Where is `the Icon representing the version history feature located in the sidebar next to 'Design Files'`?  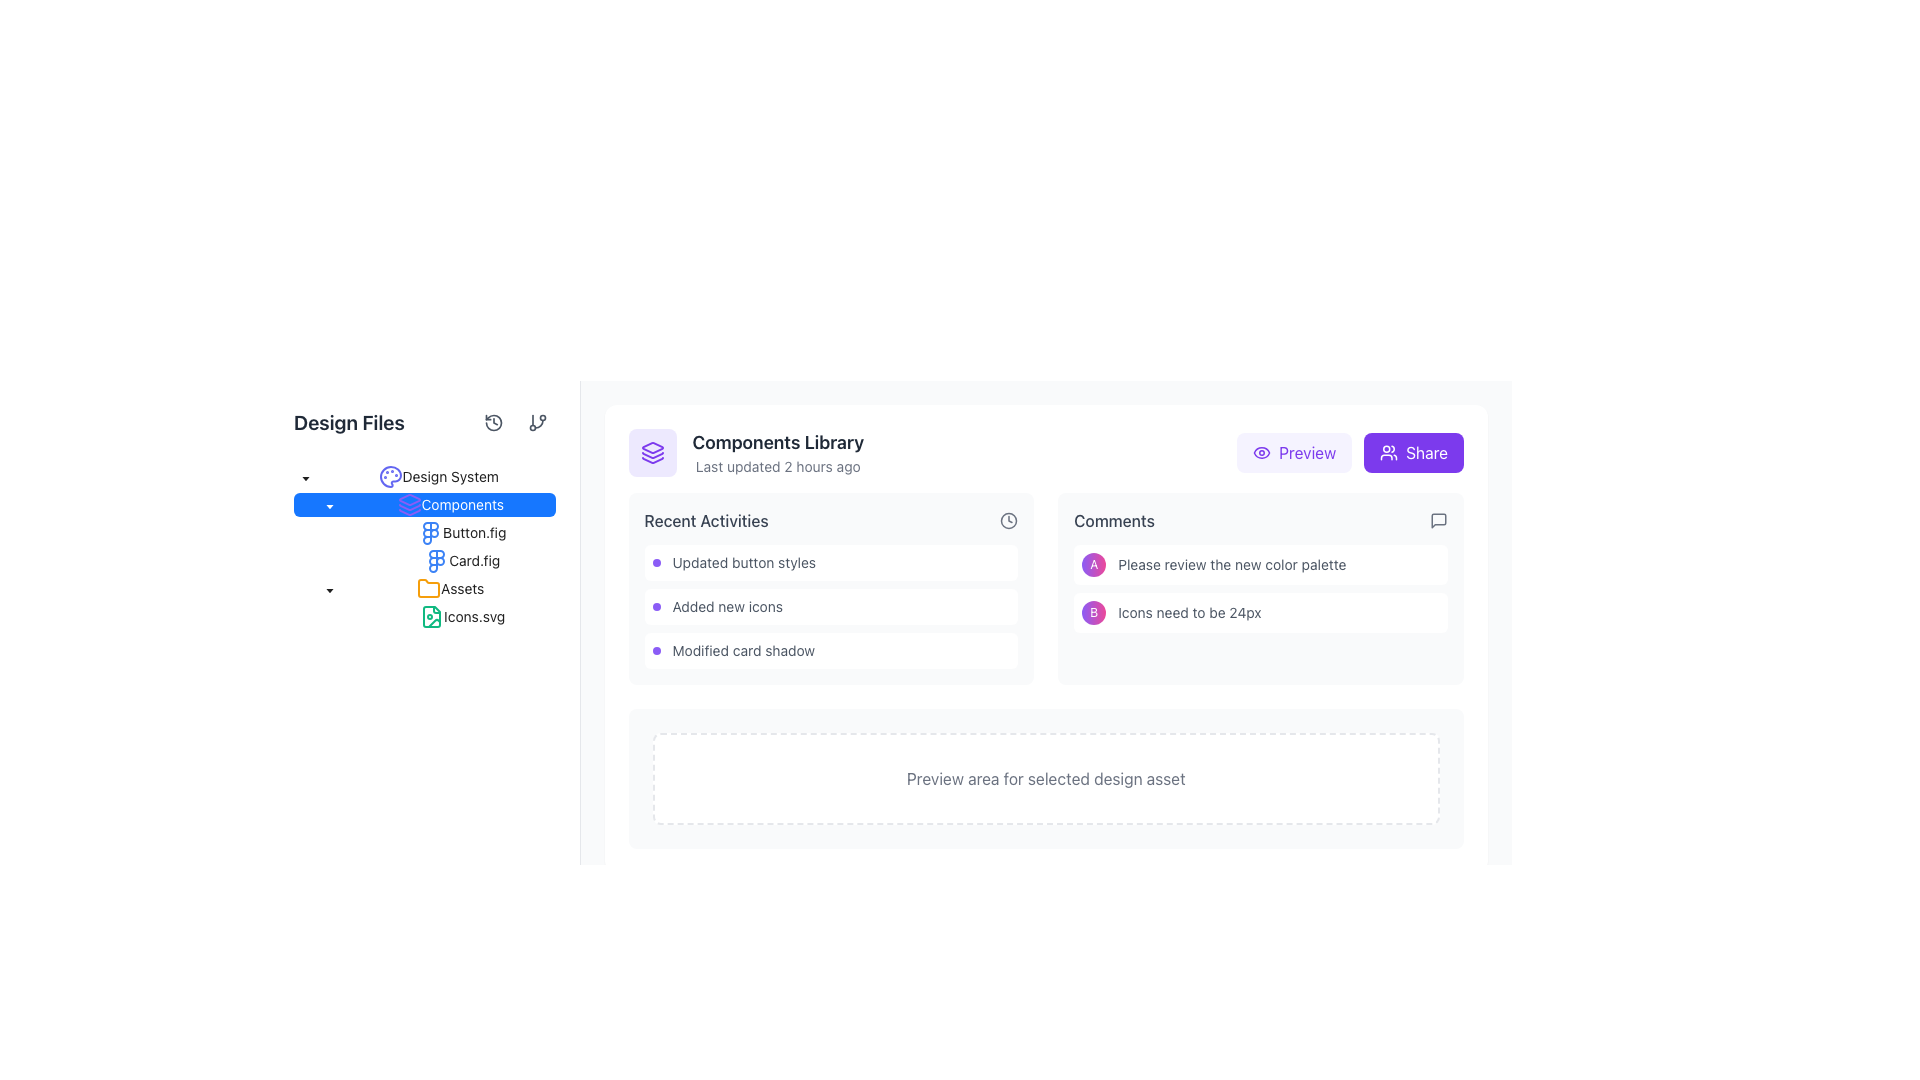
the Icon representing the version history feature located in the sidebar next to 'Design Files' is located at coordinates (493, 422).